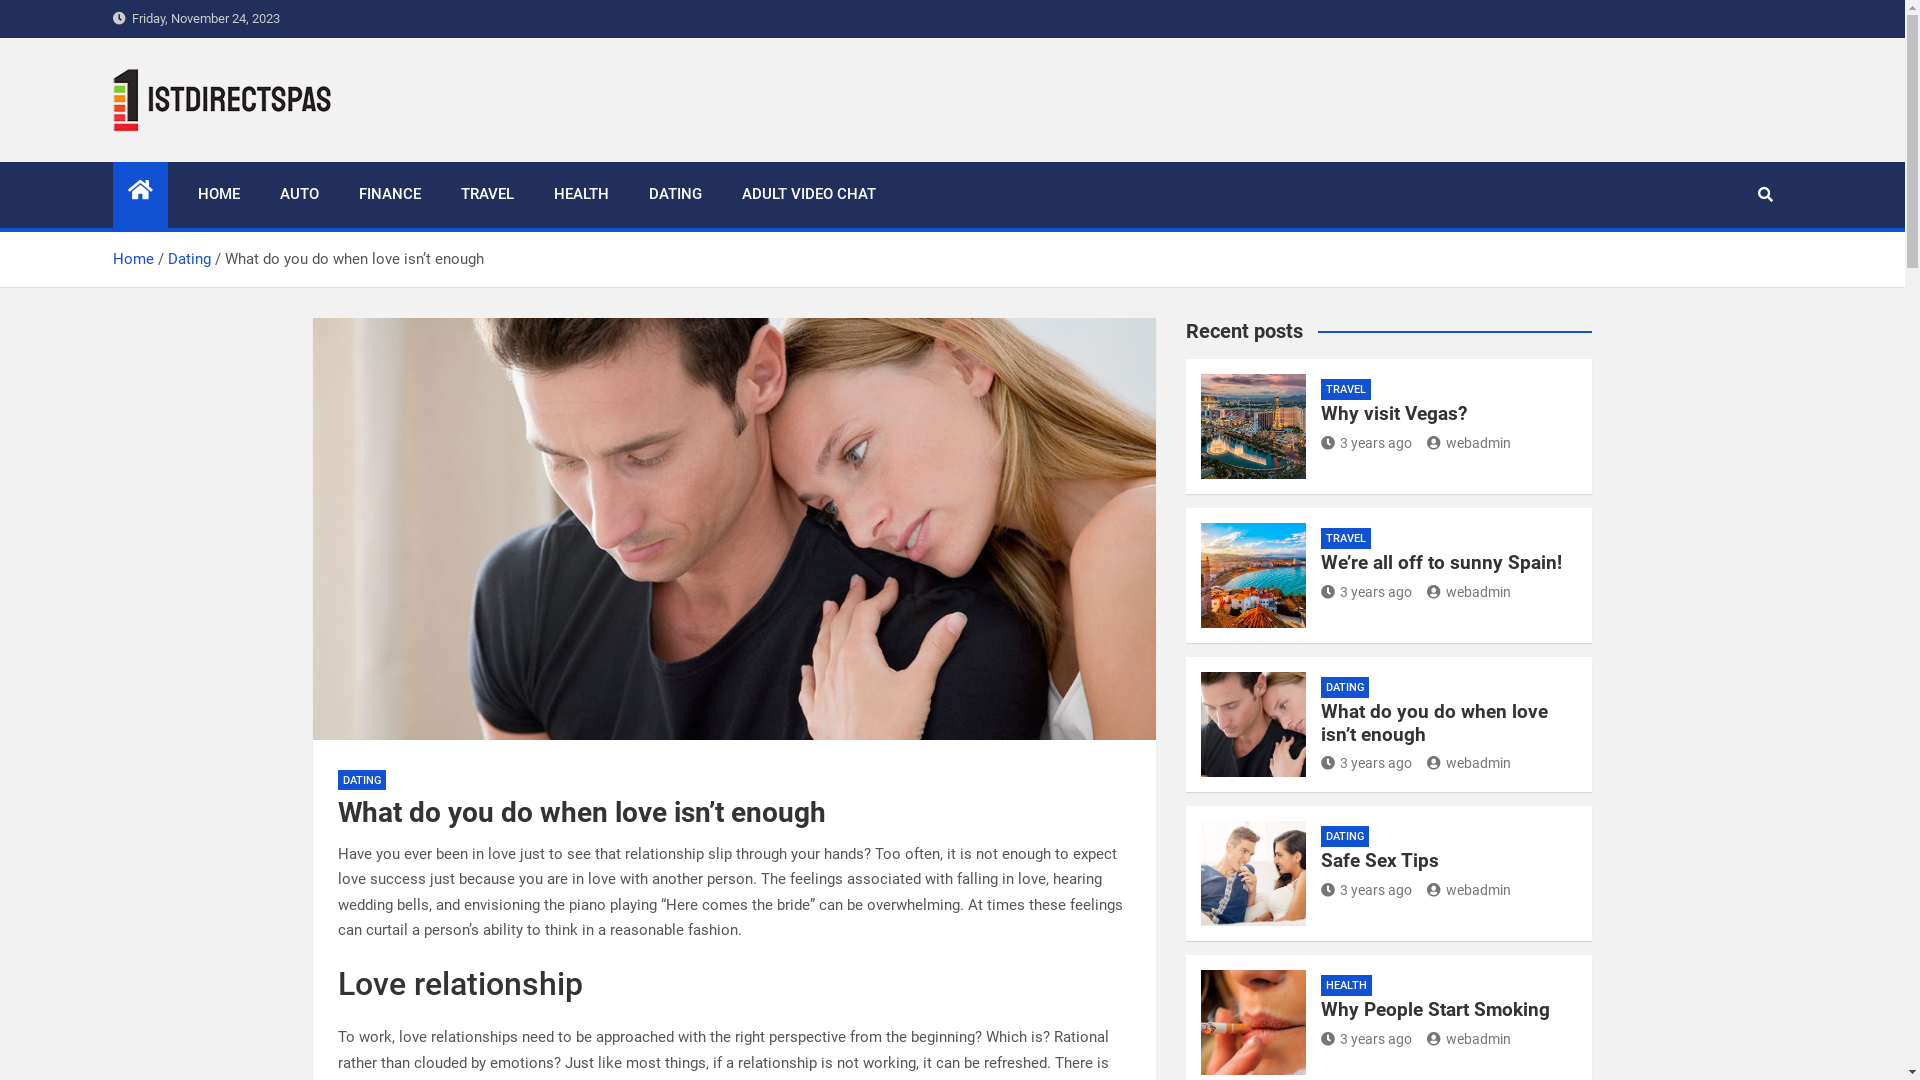 The image size is (1920, 1080). Describe the element at coordinates (1392, 412) in the screenshot. I see `'Why visit Vegas?'` at that location.